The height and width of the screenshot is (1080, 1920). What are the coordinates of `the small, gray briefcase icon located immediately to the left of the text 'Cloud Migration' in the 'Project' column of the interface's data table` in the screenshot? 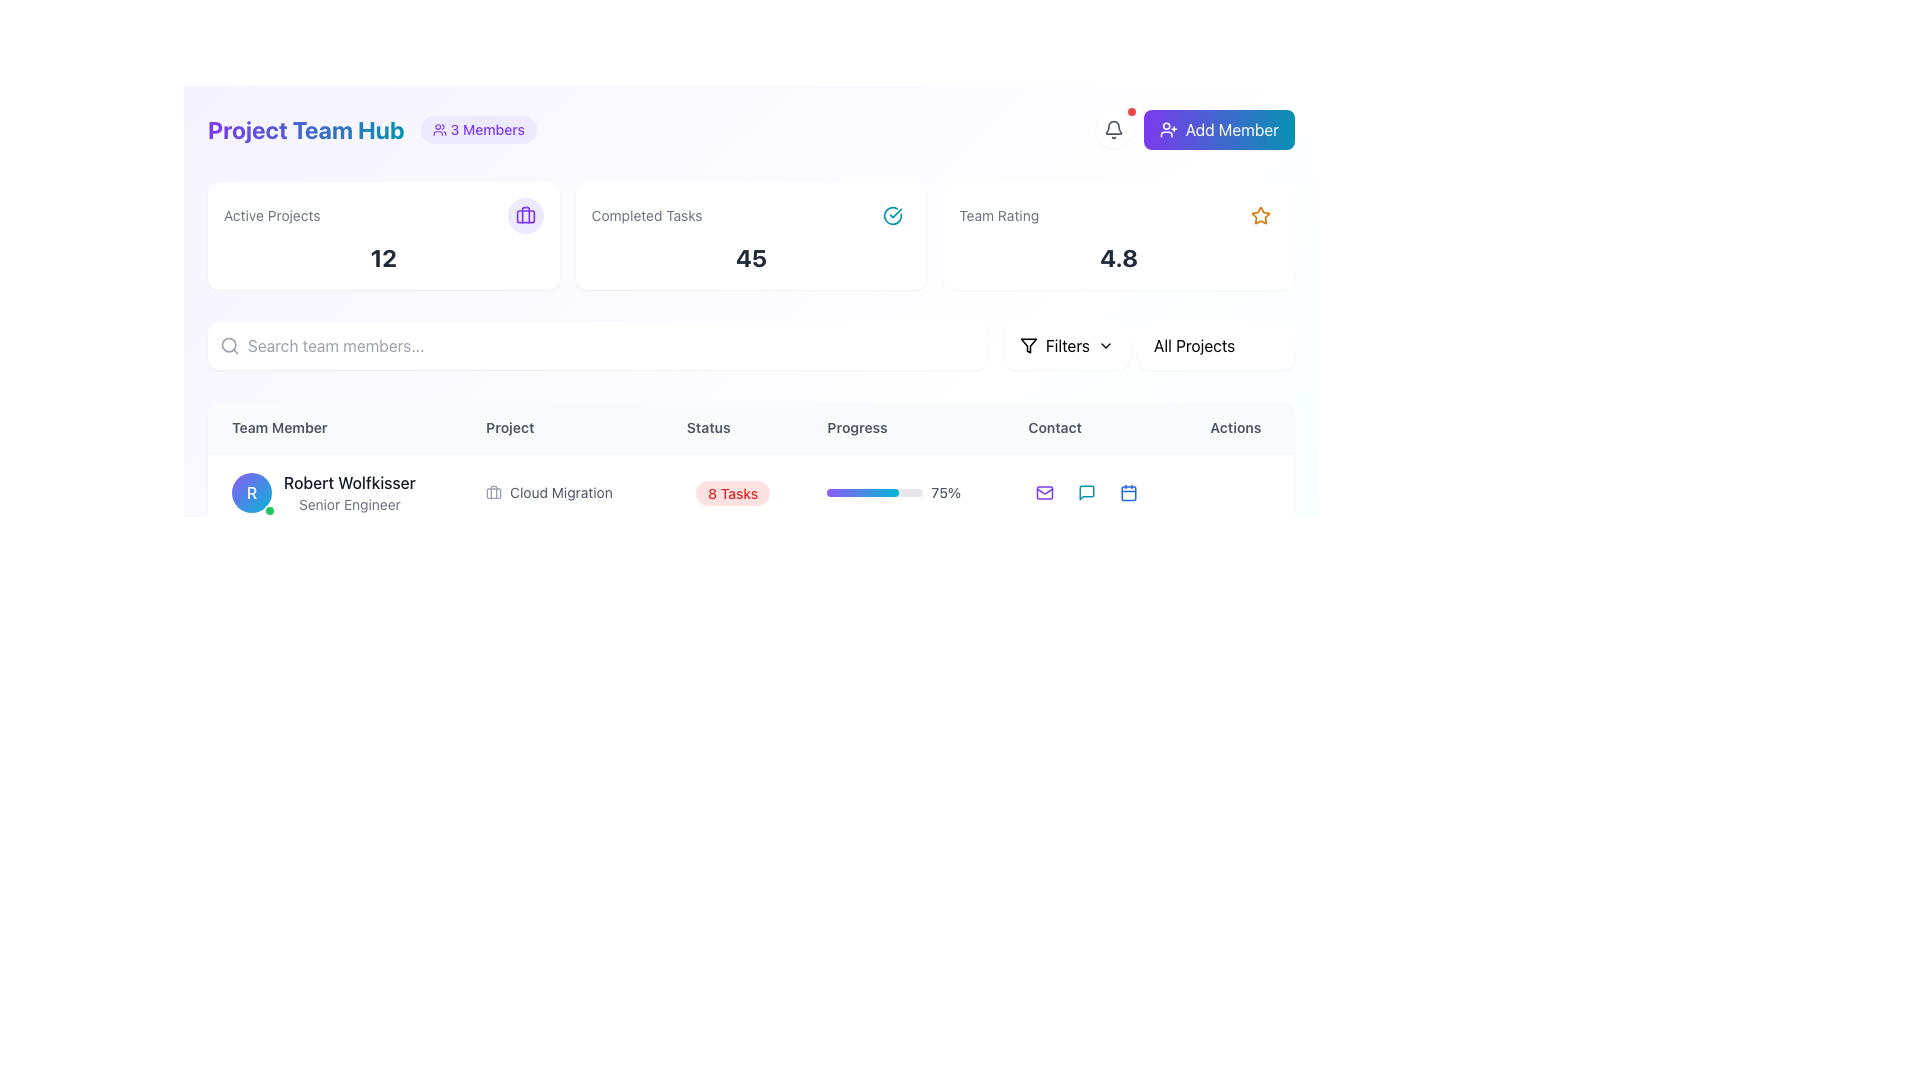 It's located at (494, 493).